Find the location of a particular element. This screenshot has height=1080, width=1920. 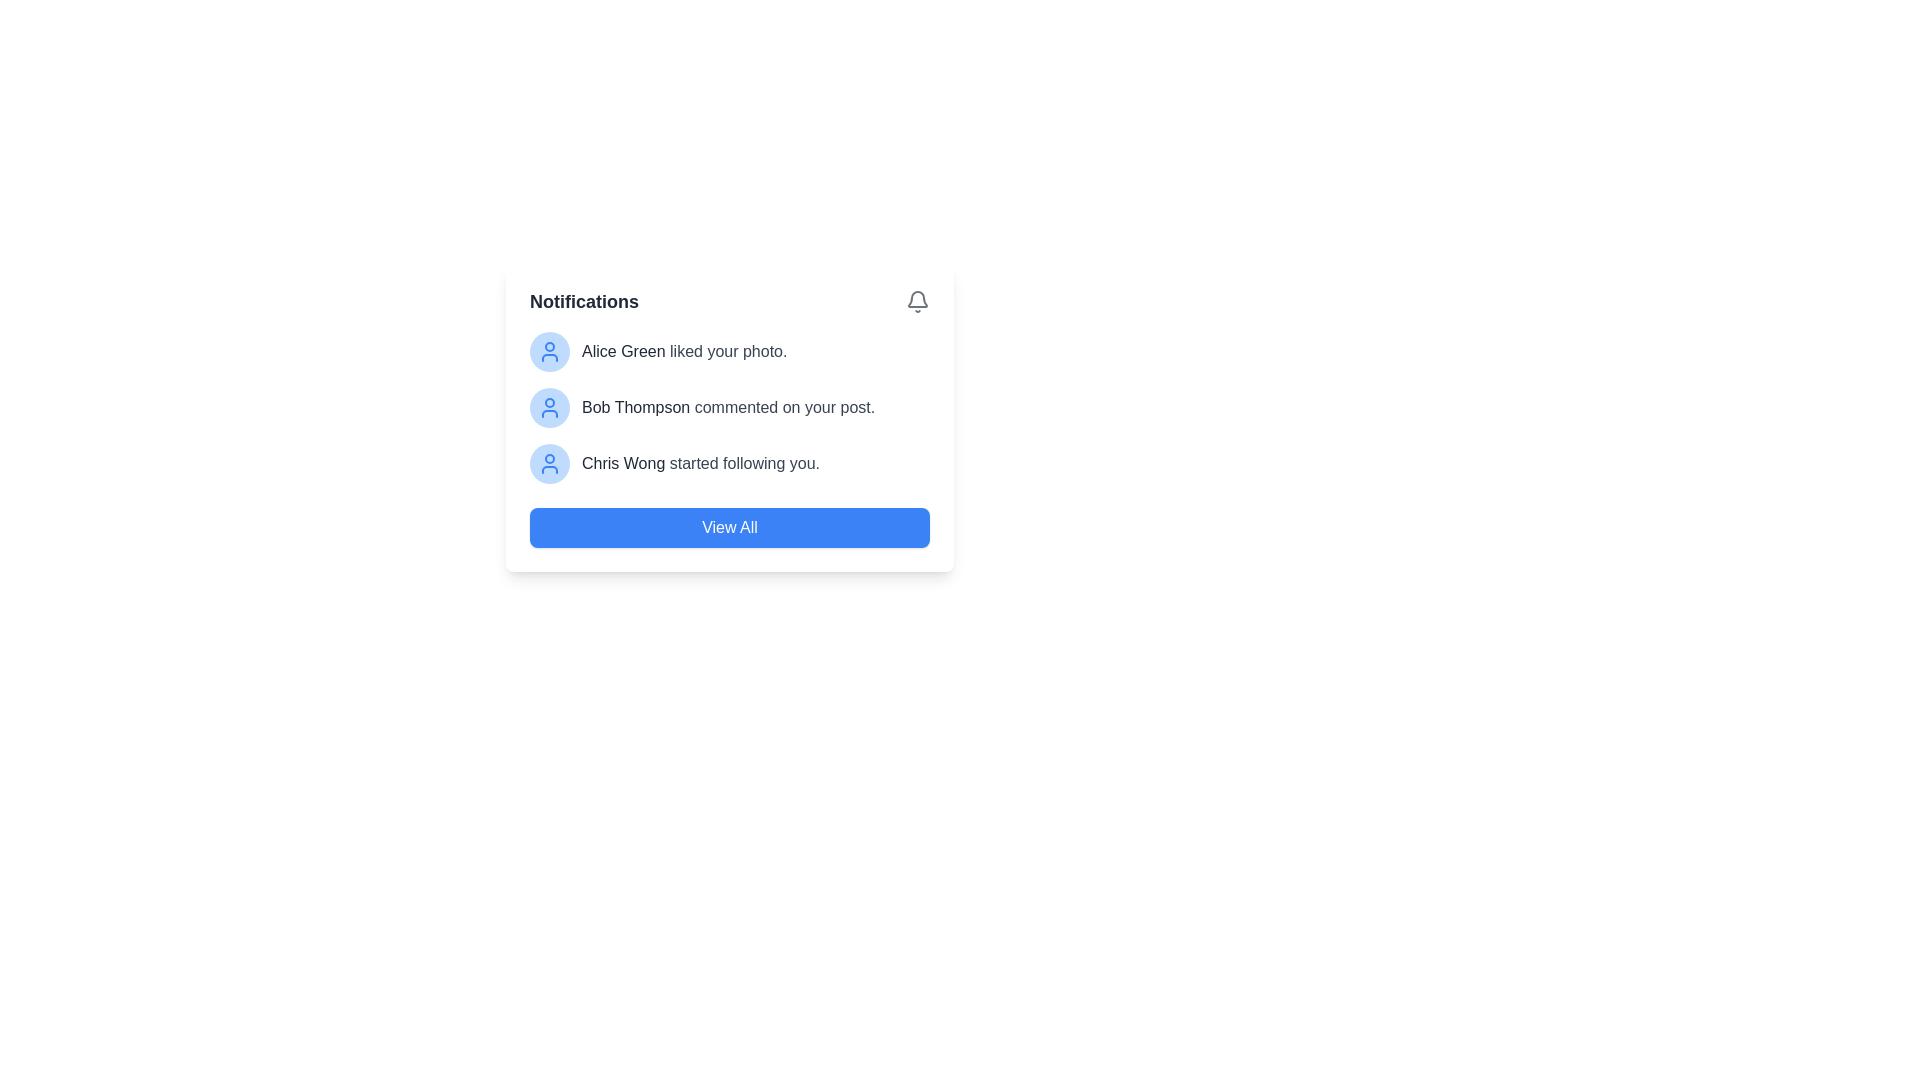

the notification item indicating that Bob Thompson has commented on the user's post is located at coordinates (728, 407).